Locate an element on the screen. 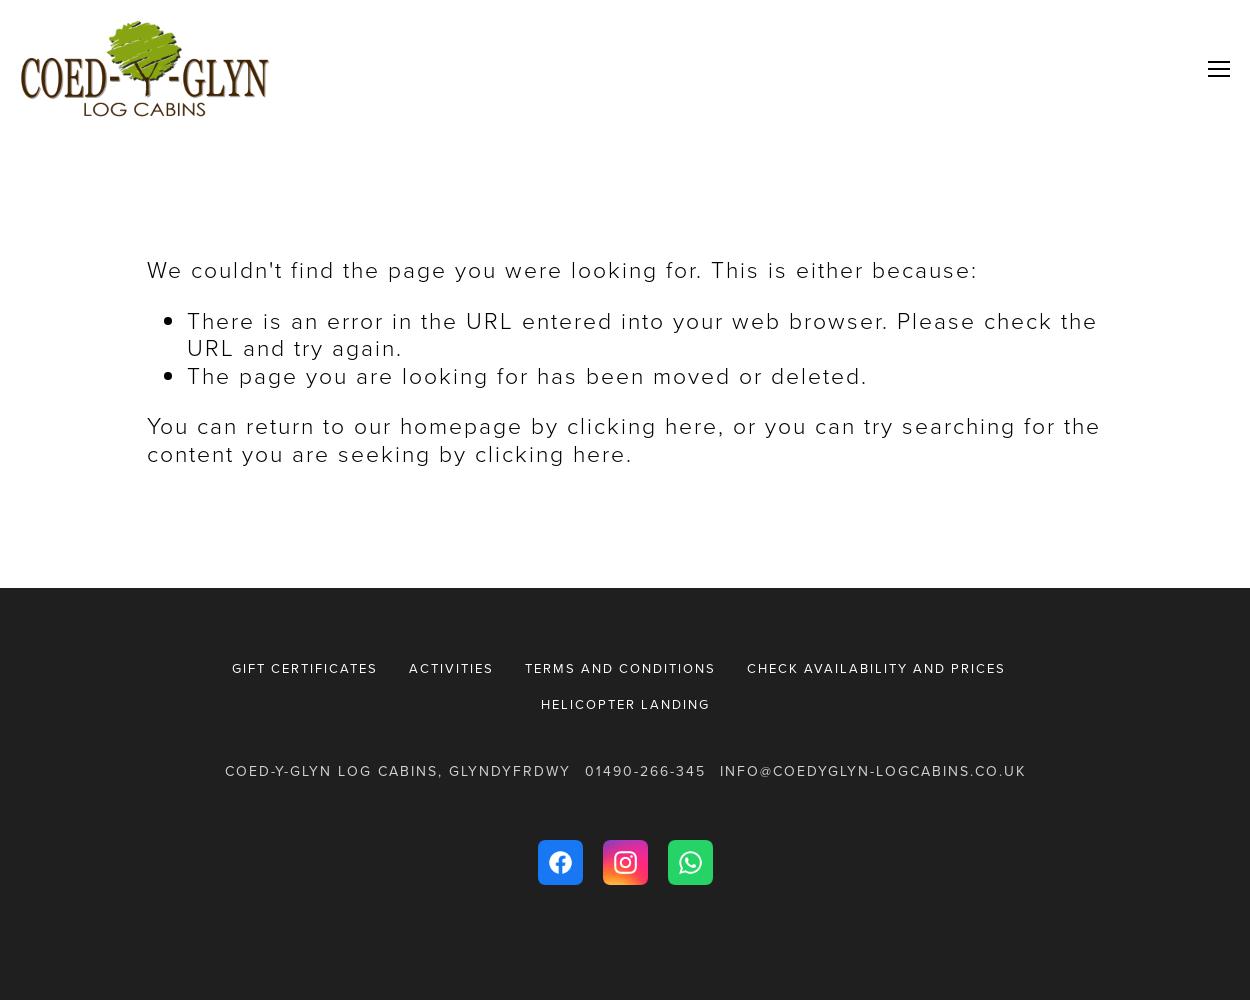  'The page you are looking for has been moved or deleted.' is located at coordinates (527, 375).